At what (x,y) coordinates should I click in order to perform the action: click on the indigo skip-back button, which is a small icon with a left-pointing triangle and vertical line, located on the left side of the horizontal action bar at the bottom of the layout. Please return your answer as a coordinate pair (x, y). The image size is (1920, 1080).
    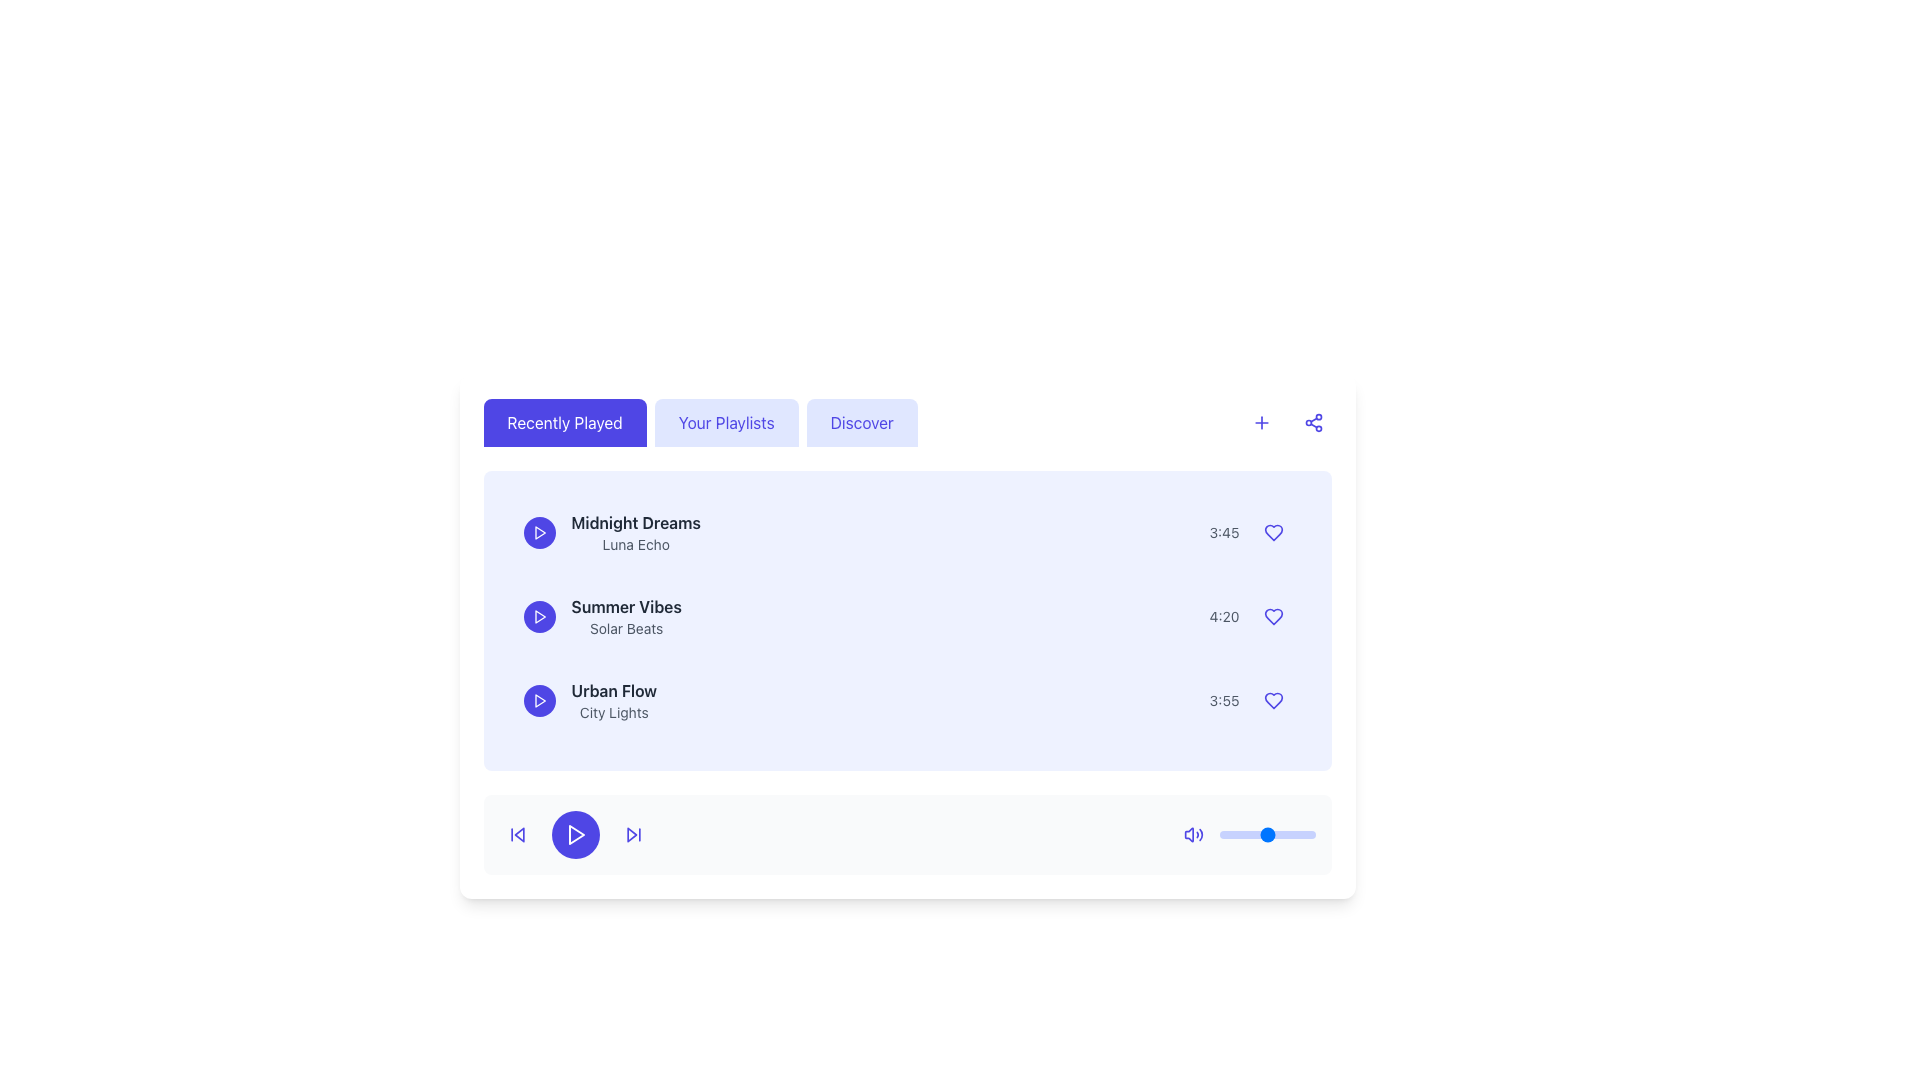
    Looking at the image, I should click on (517, 834).